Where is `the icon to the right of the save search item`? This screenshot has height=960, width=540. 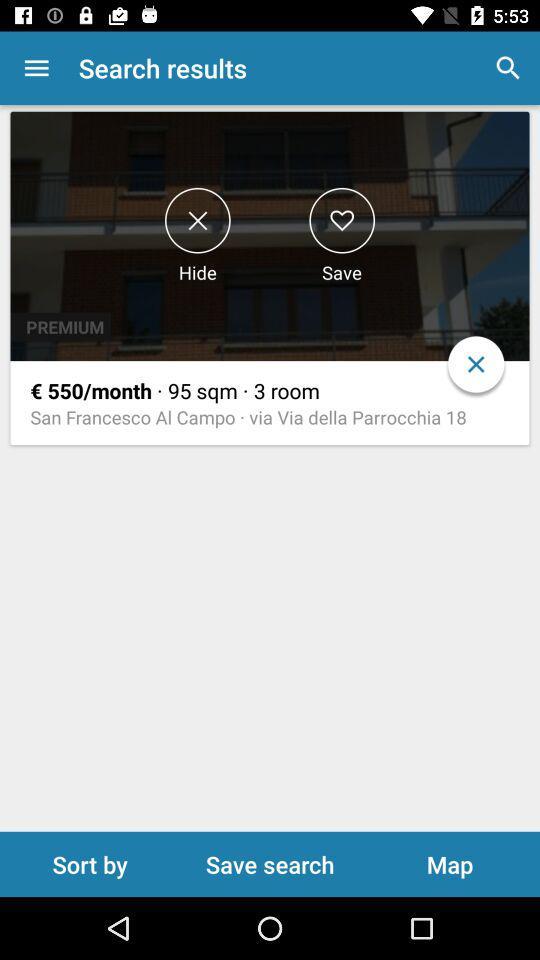
the icon to the right of the save search item is located at coordinates (449, 863).